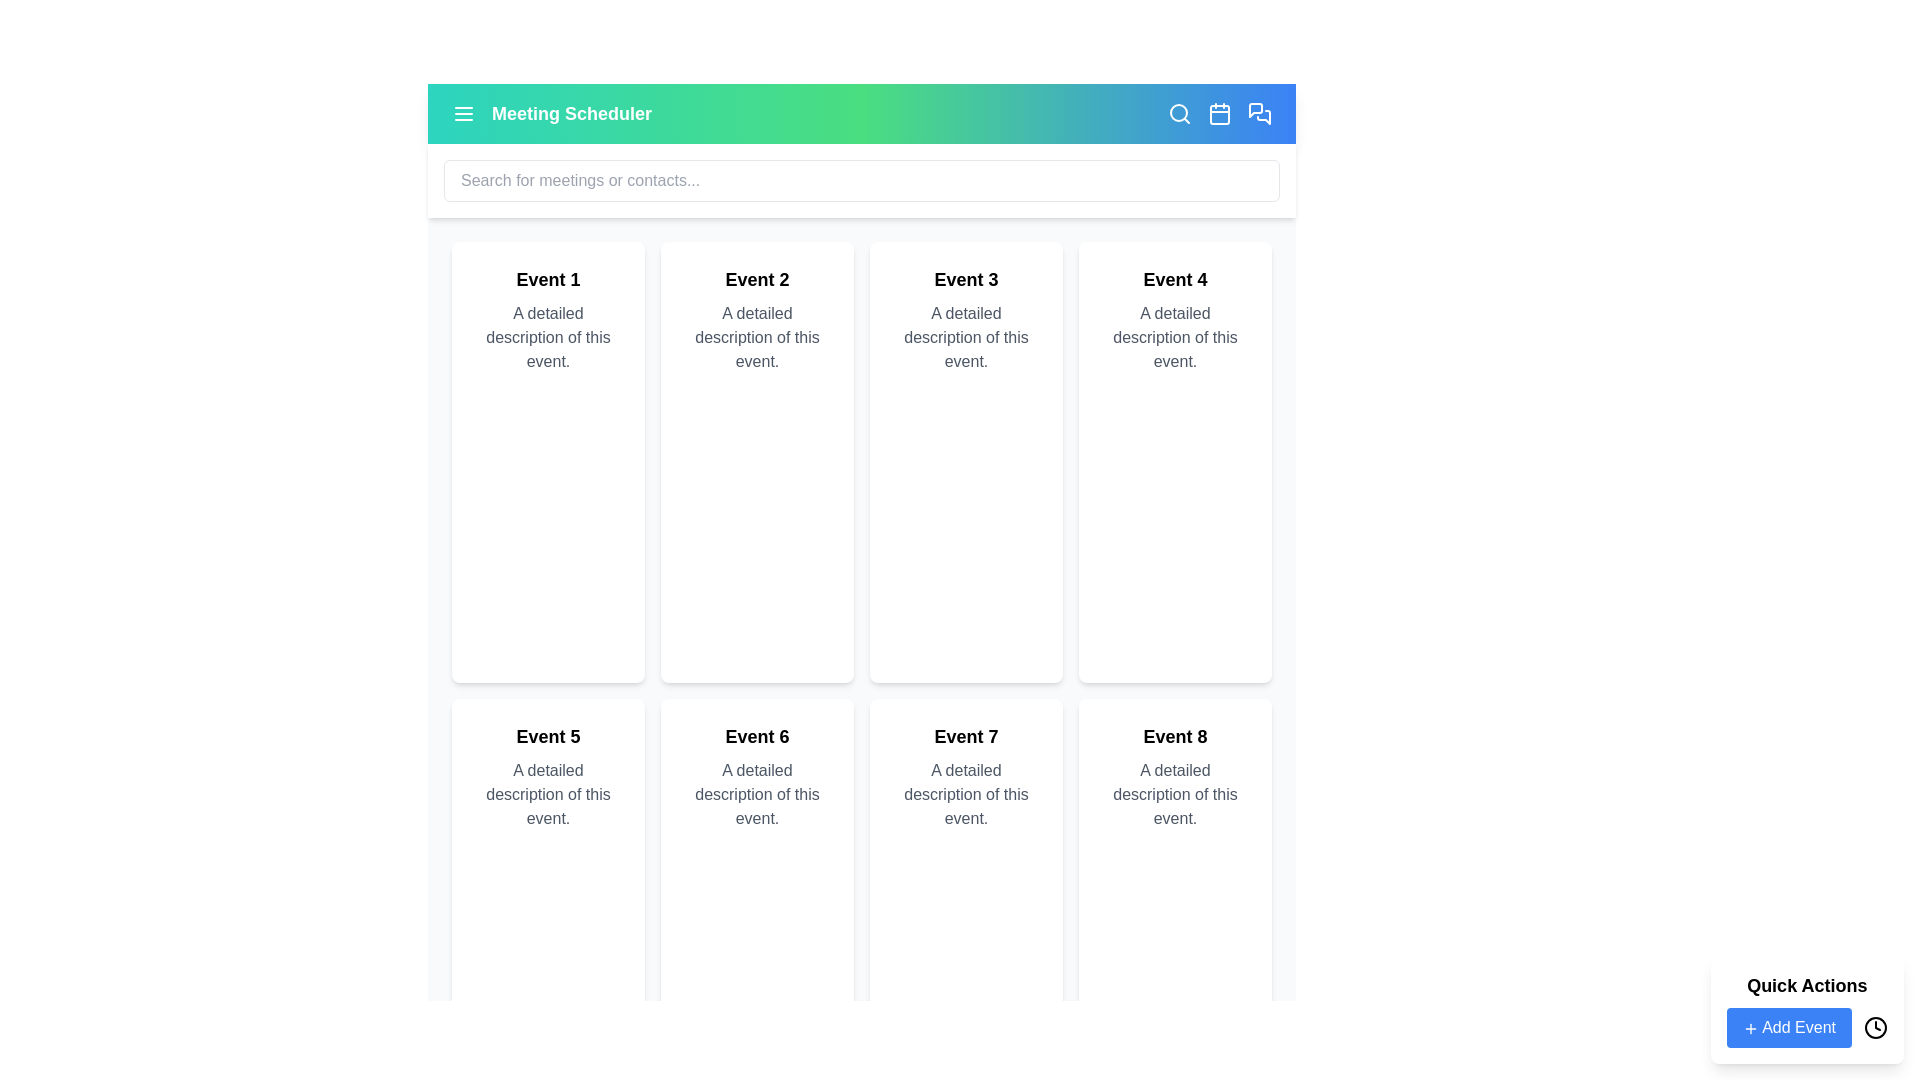 The width and height of the screenshot is (1920, 1080). Describe the element at coordinates (548, 280) in the screenshot. I see `the title text located in the top-left card of the grid layout, which serves as the heading for the associated content` at that location.